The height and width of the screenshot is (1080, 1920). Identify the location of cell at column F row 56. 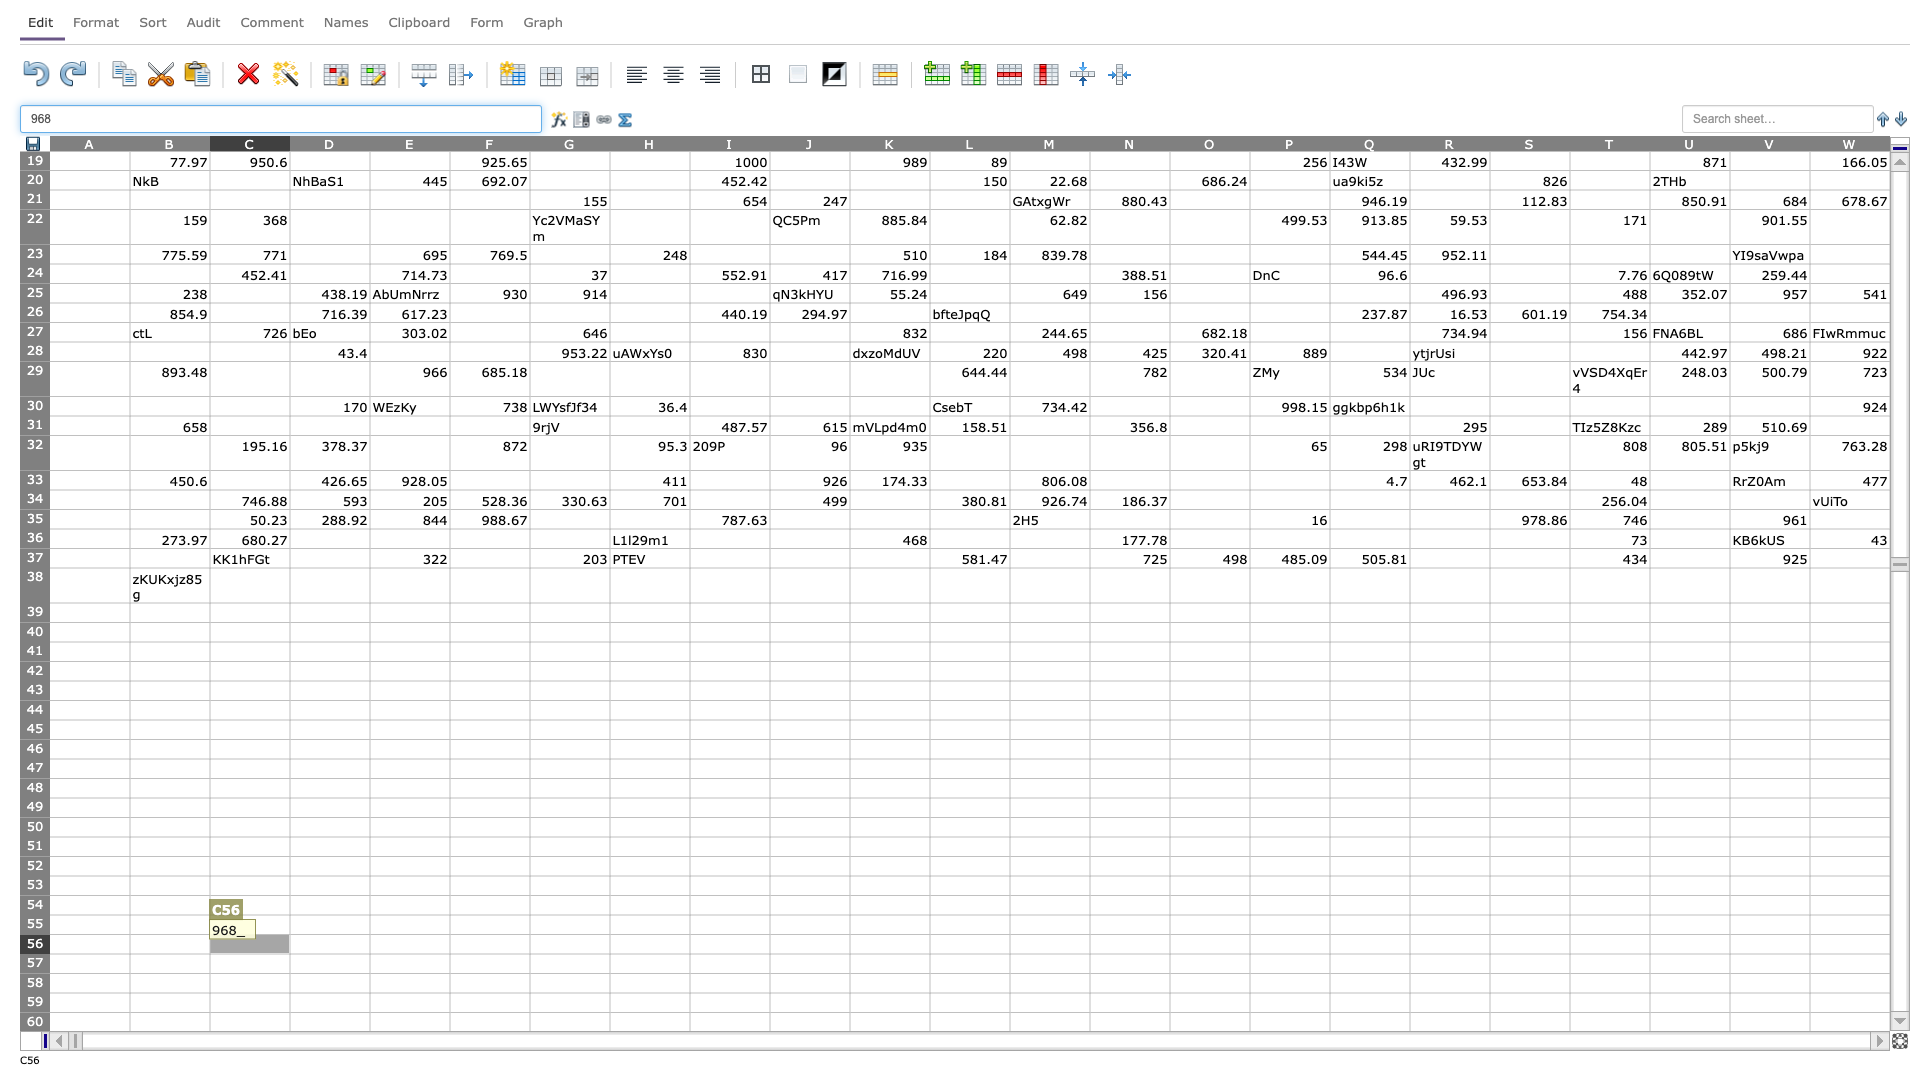
(489, 944).